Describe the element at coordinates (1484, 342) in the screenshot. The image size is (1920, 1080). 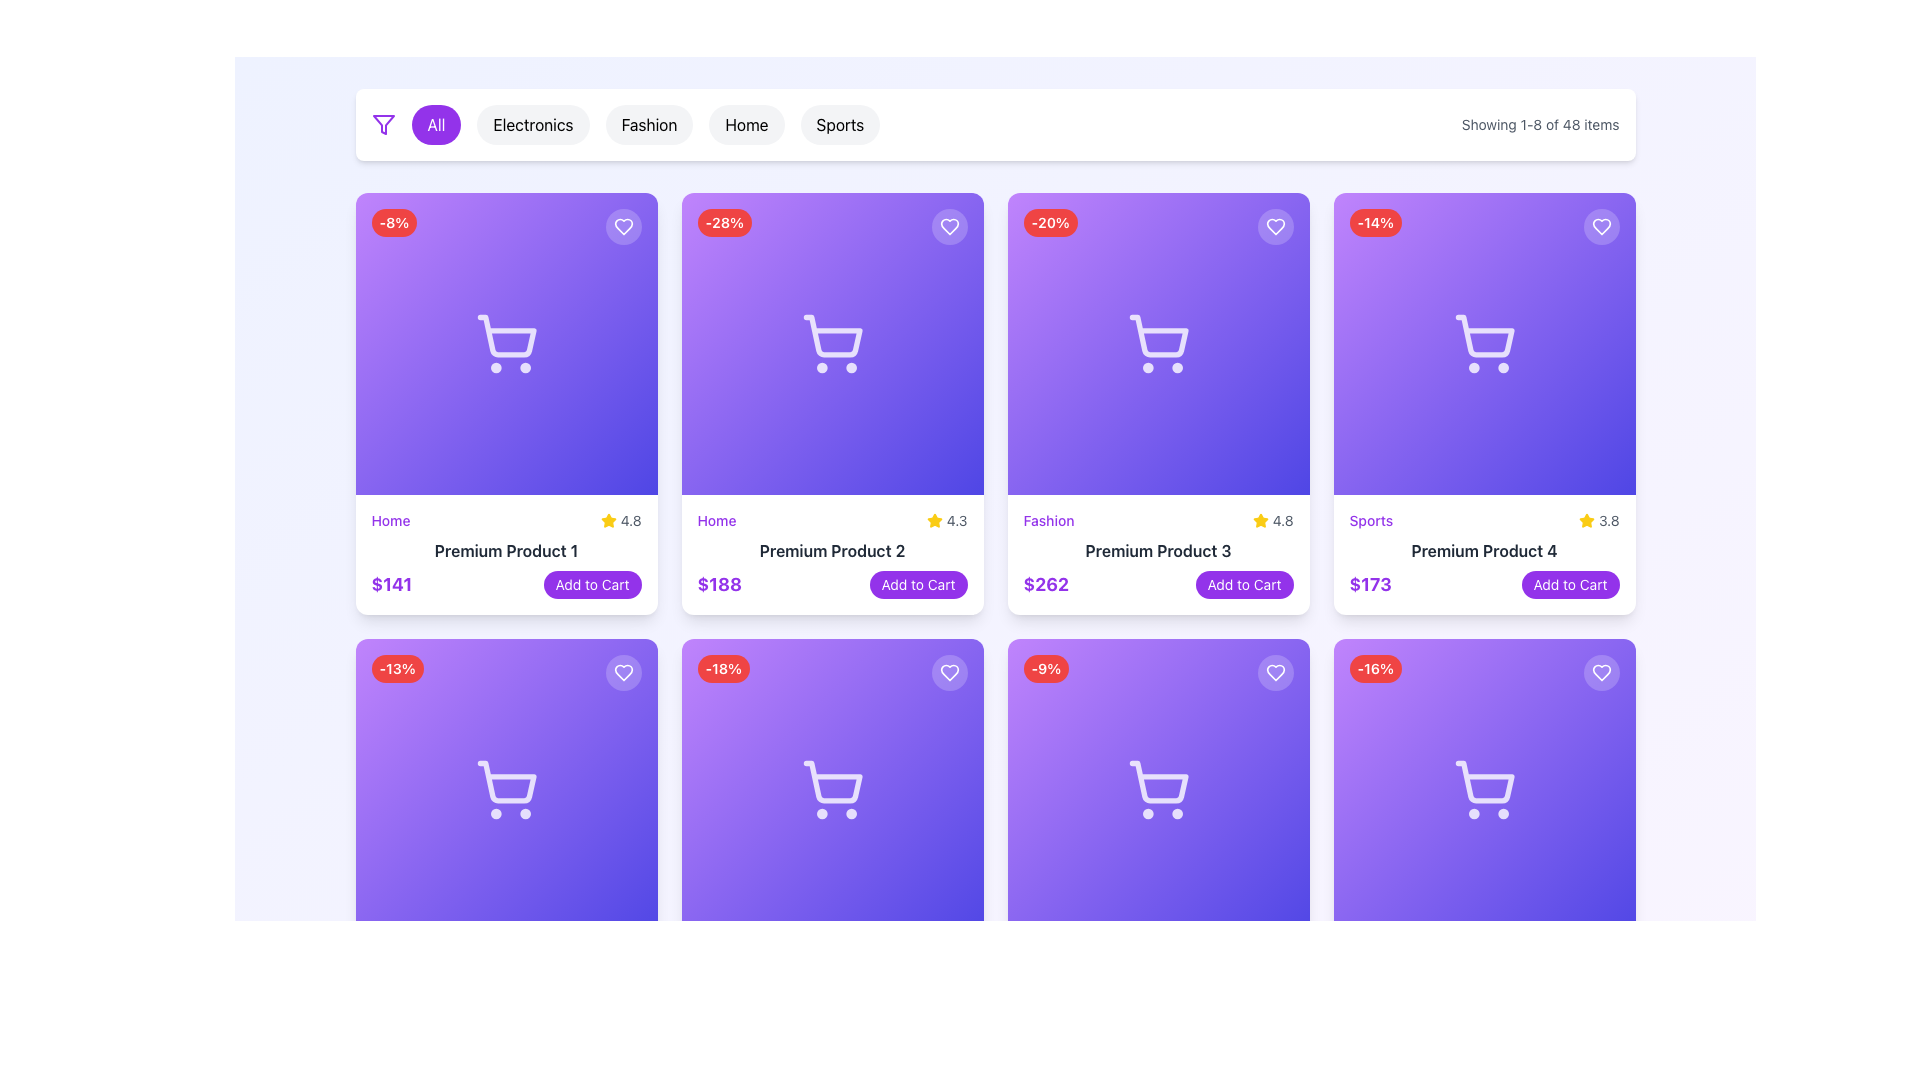
I see `the purple square card featuring a shopping cart icon and a red badge with '-14%' for 'Premium Product 4' located in the top-right corner of the grid layout` at that location.